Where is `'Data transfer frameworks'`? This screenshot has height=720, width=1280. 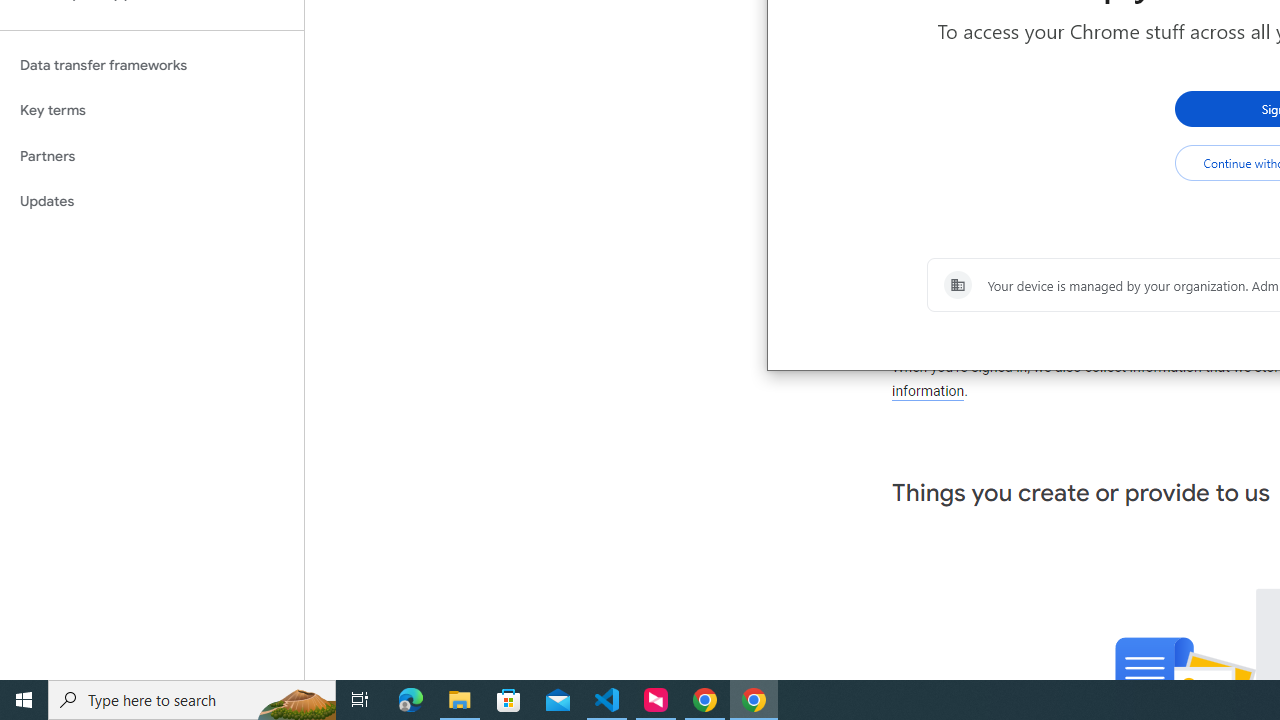
'Data transfer frameworks' is located at coordinates (151, 64).